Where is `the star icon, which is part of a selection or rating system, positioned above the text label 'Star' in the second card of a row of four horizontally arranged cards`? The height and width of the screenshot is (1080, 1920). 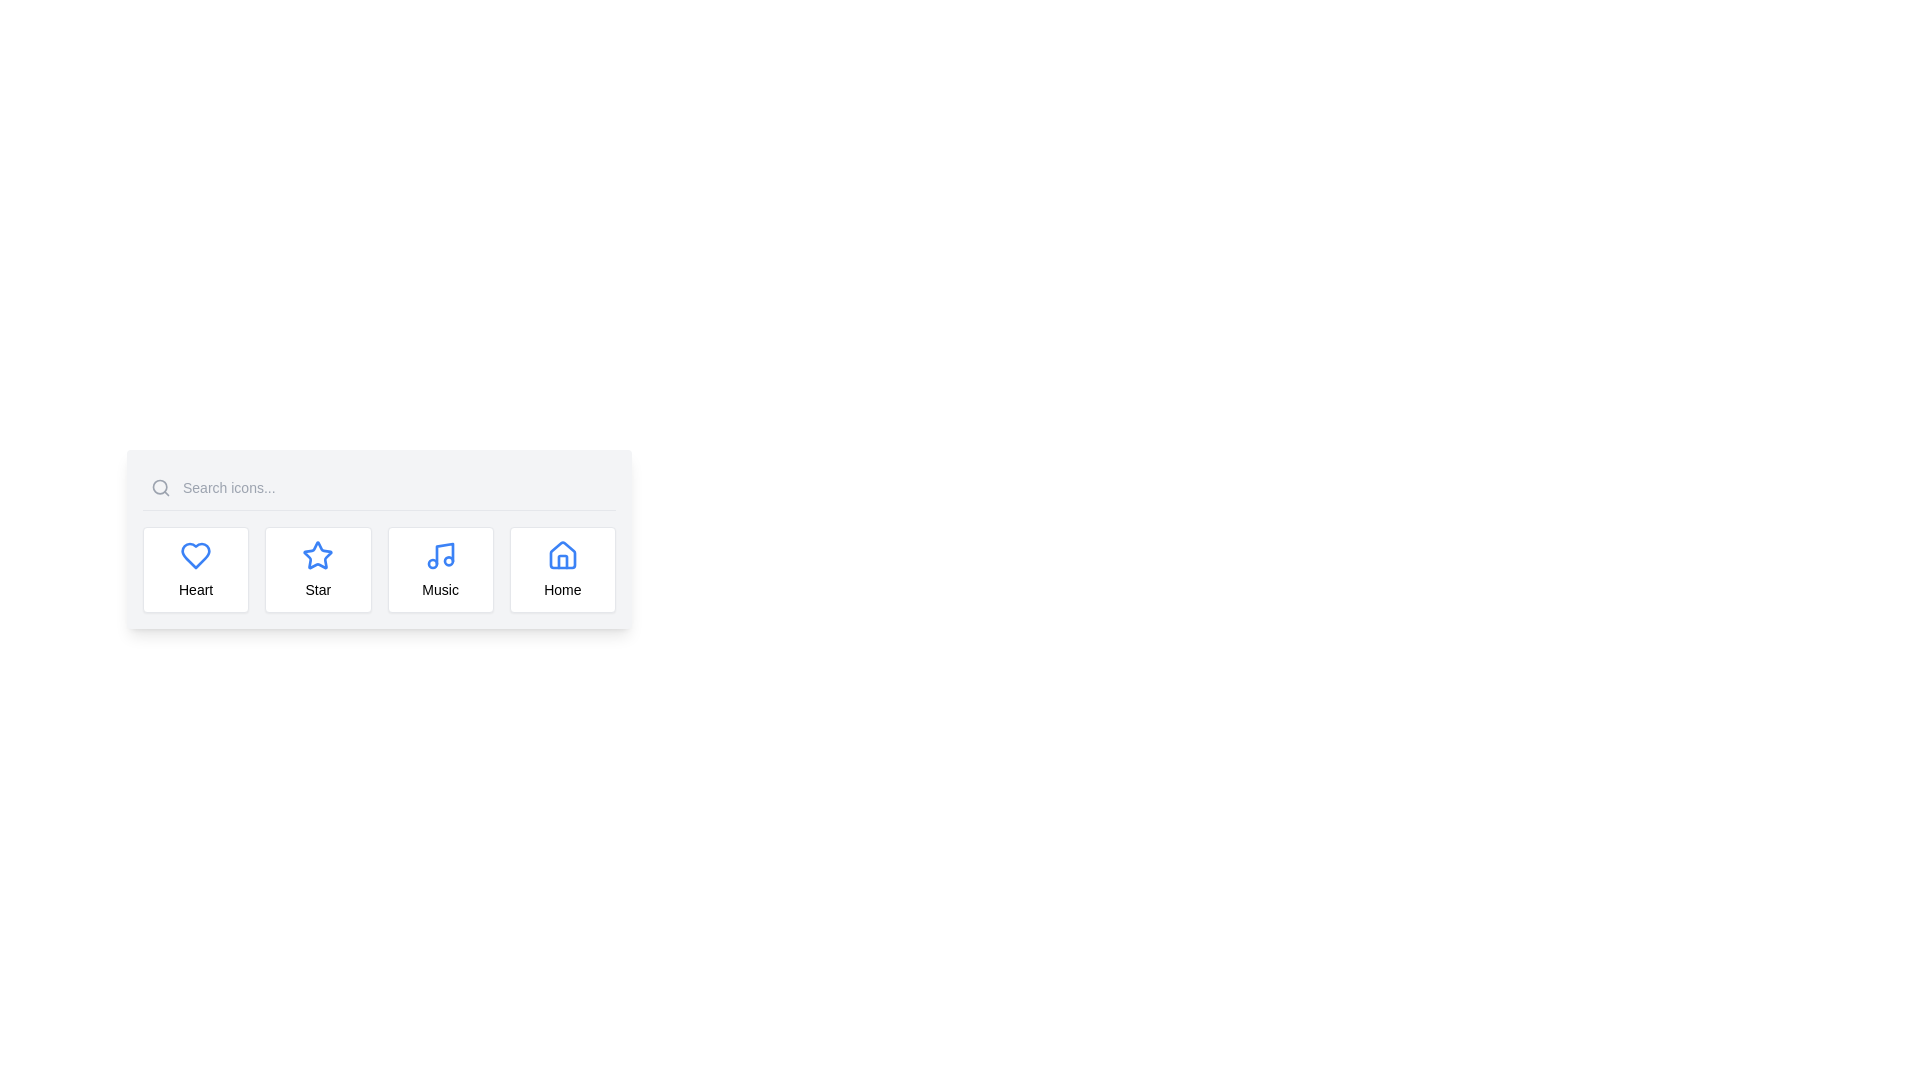
the star icon, which is part of a selection or rating system, positioned above the text label 'Star' in the second card of a row of four horizontally arranged cards is located at coordinates (317, 555).